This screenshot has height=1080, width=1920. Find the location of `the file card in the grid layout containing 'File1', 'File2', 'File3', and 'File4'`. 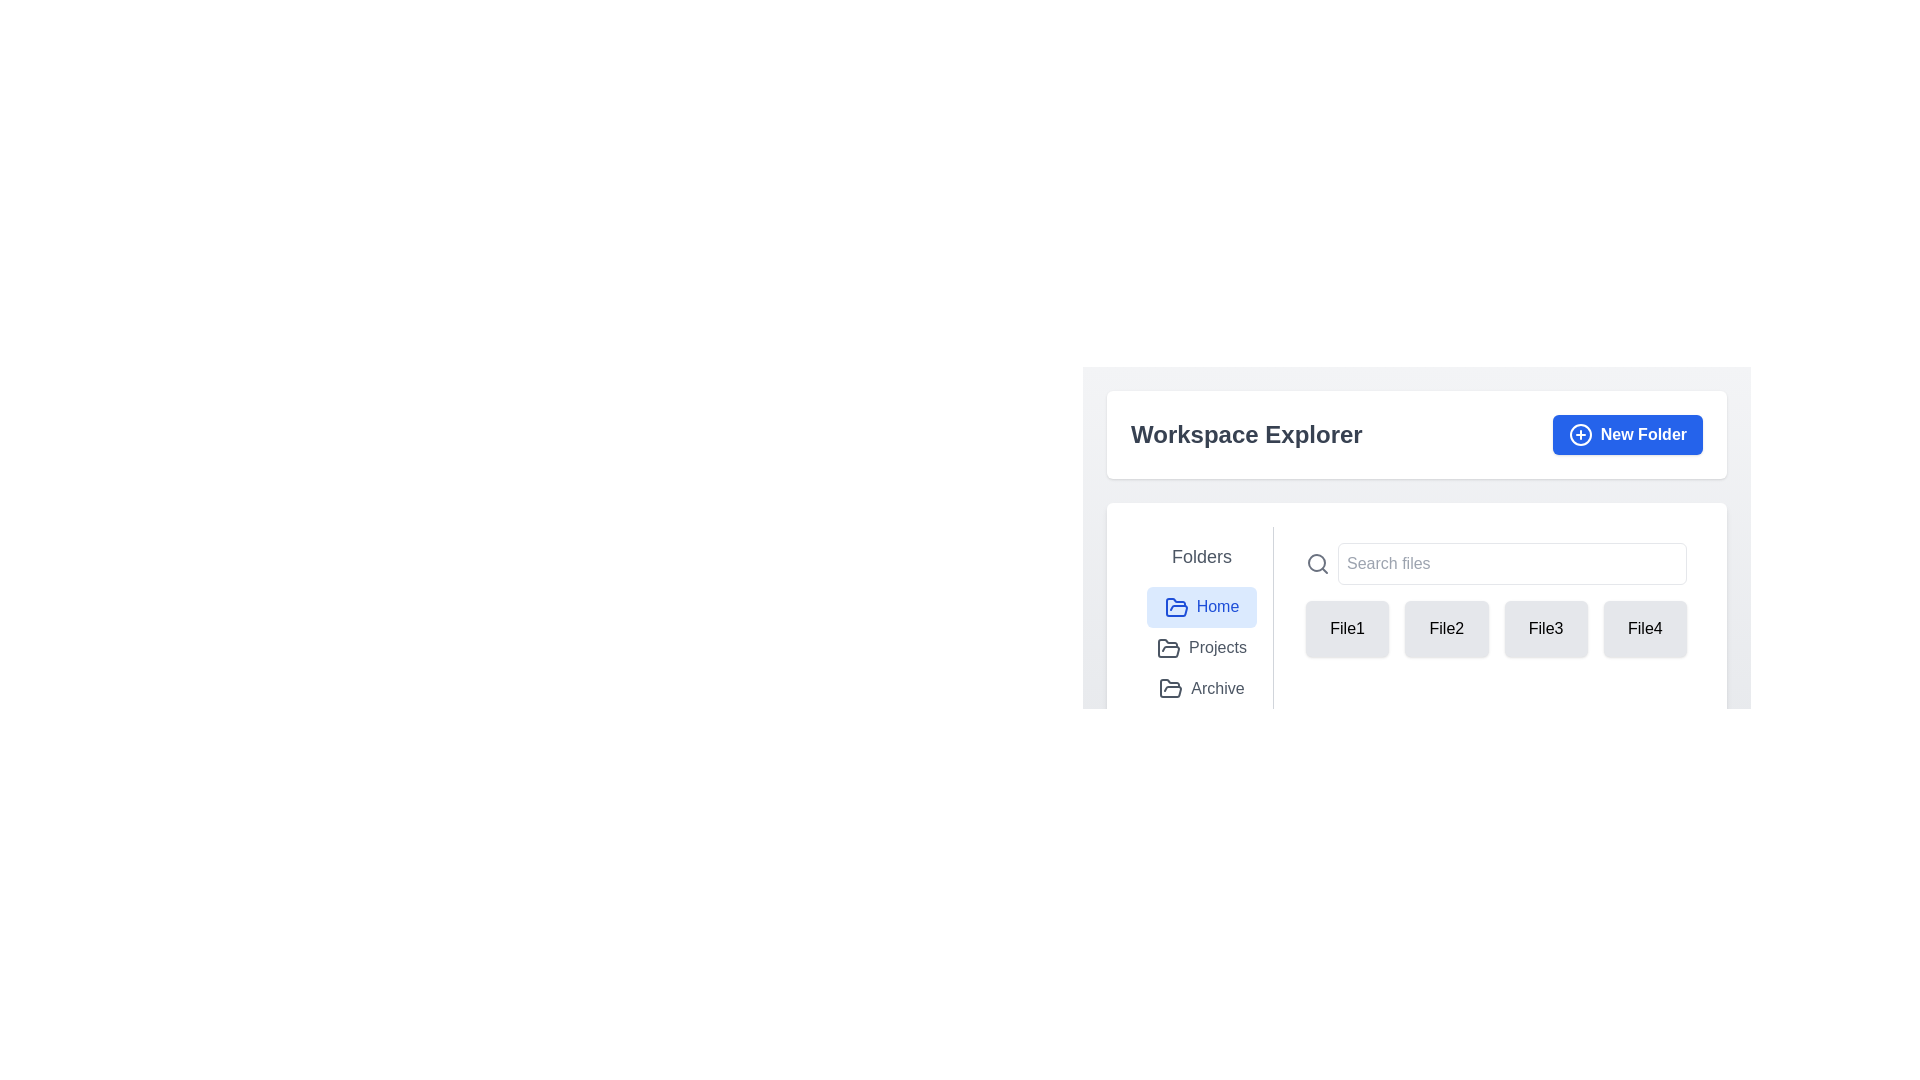

the file card in the grid layout containing 'File1', 'File2', 'File3', and 'File4' is located at coordinates (1496, 625).